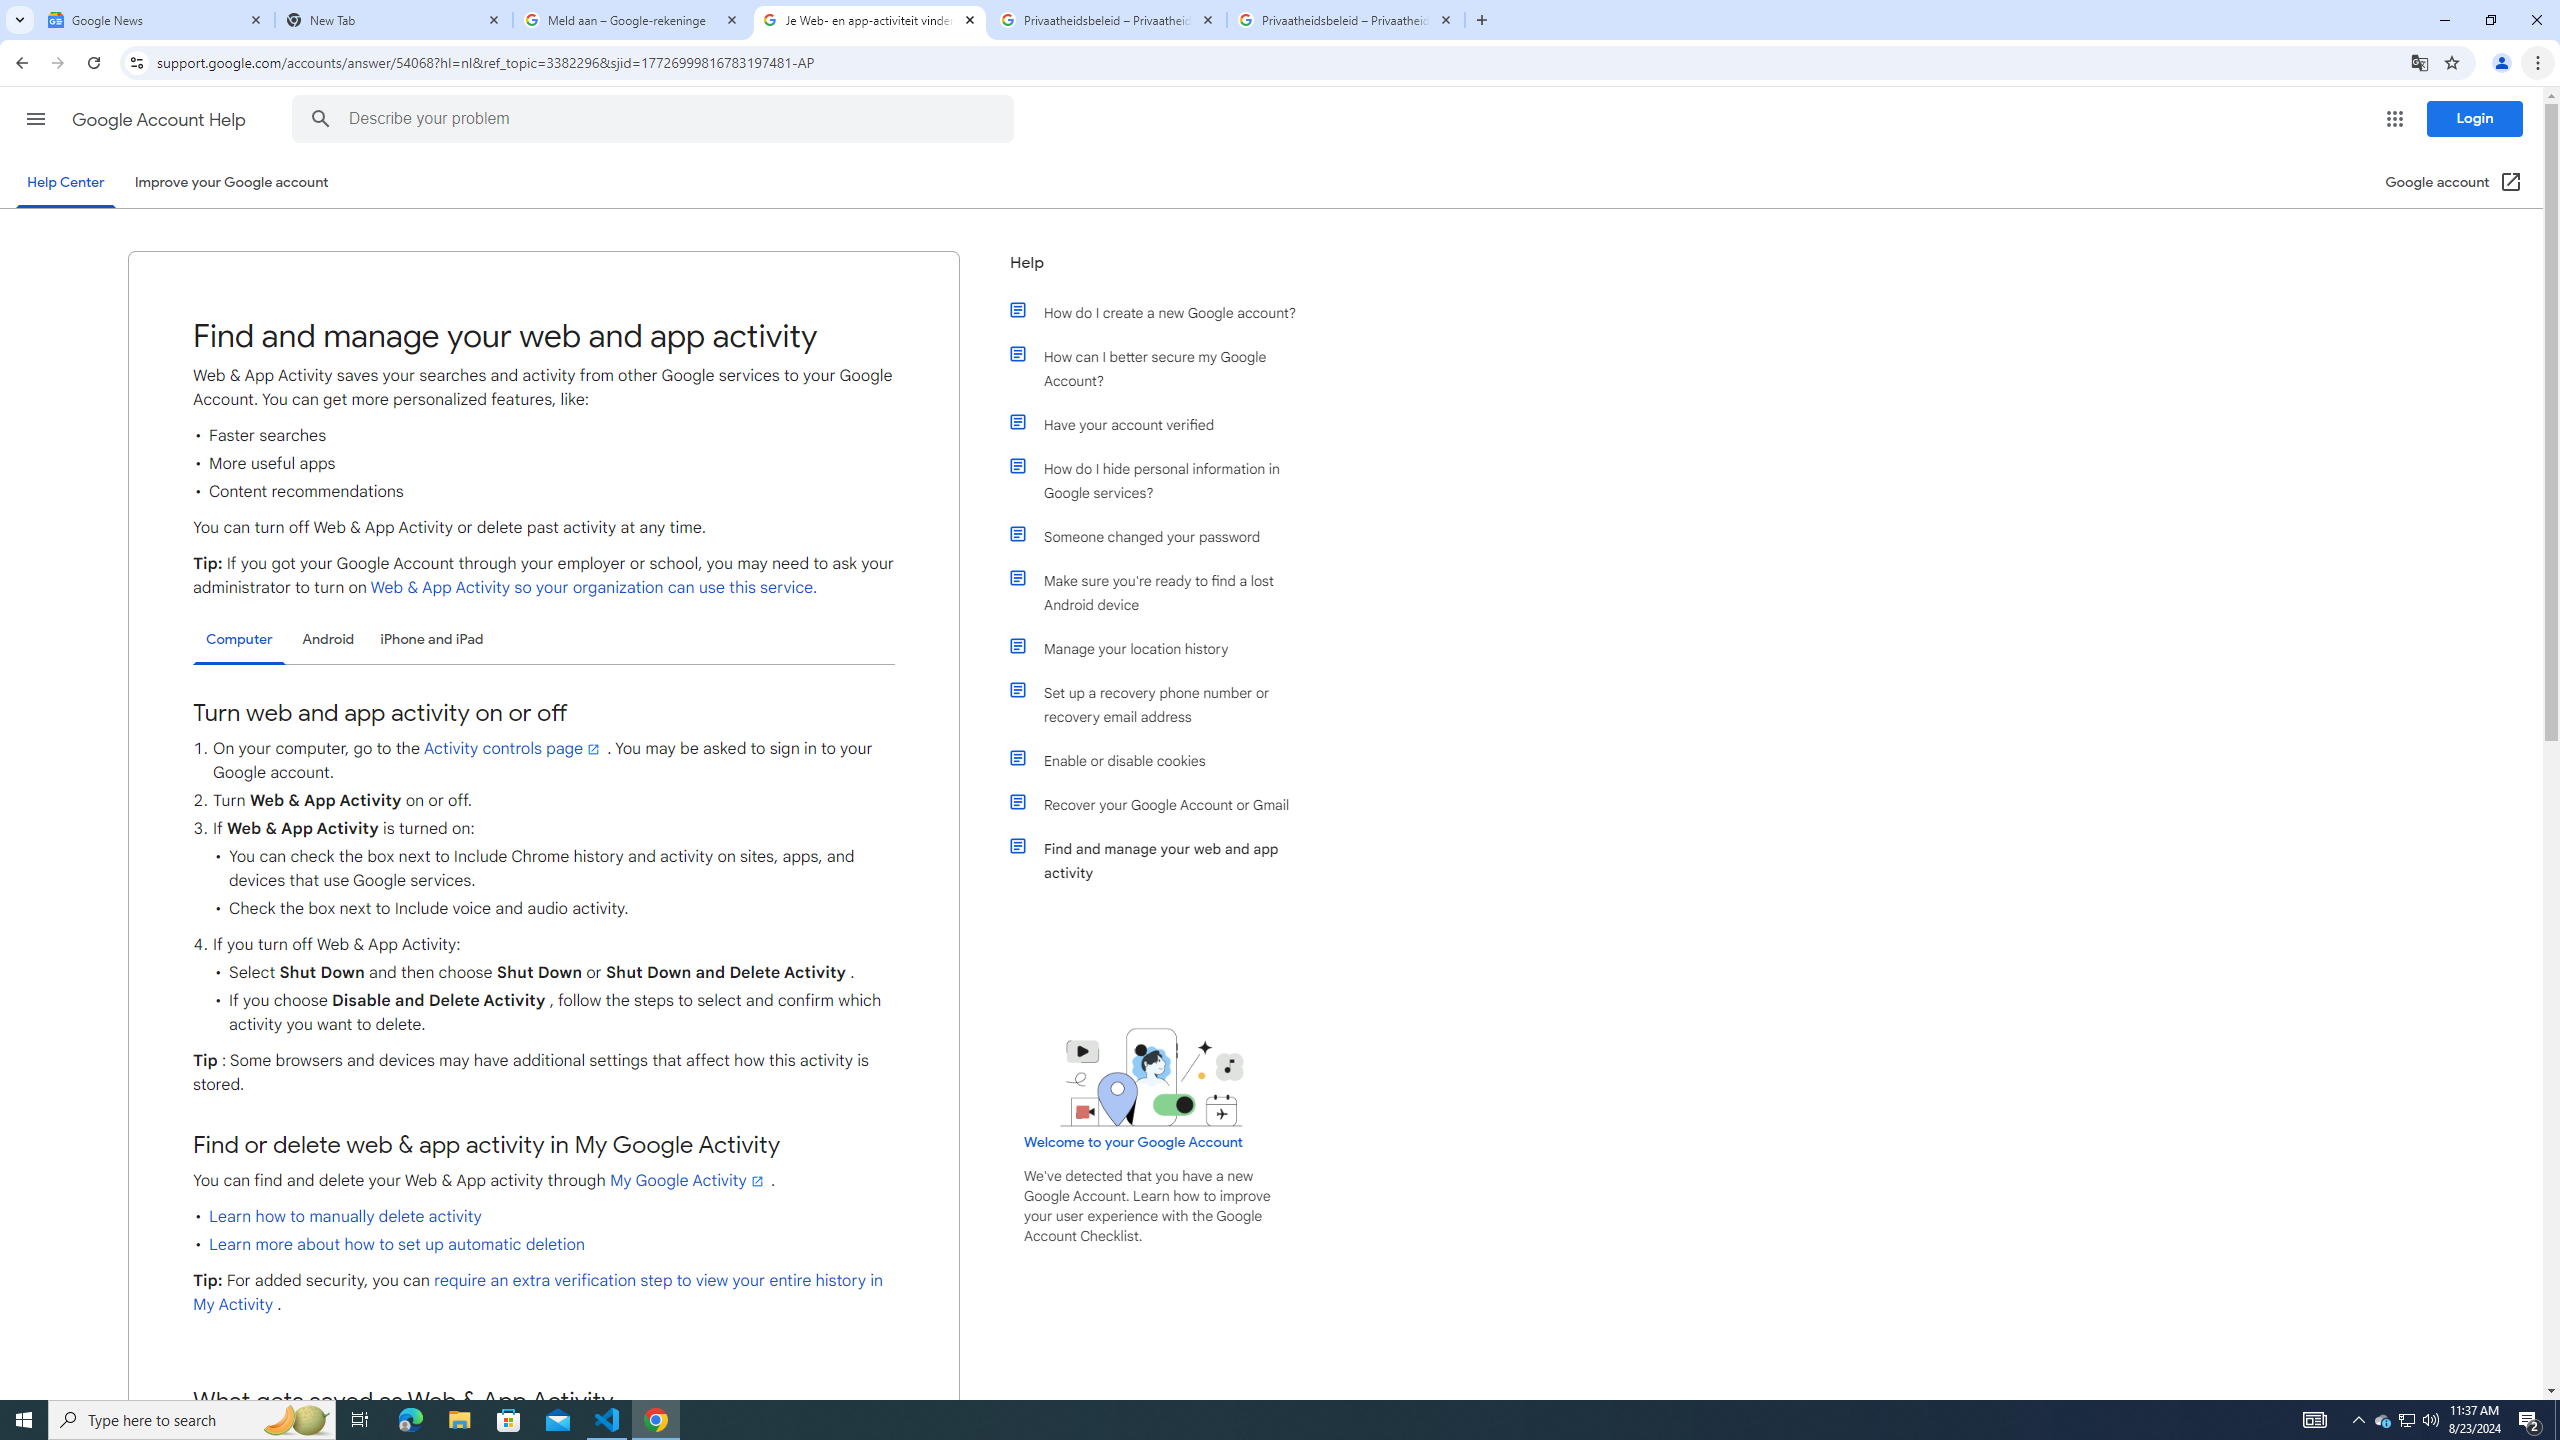 Image resolution: width=2560 pixels, height=1440 pixels. I want to click on 'Make sure you', so click(1162, 591).